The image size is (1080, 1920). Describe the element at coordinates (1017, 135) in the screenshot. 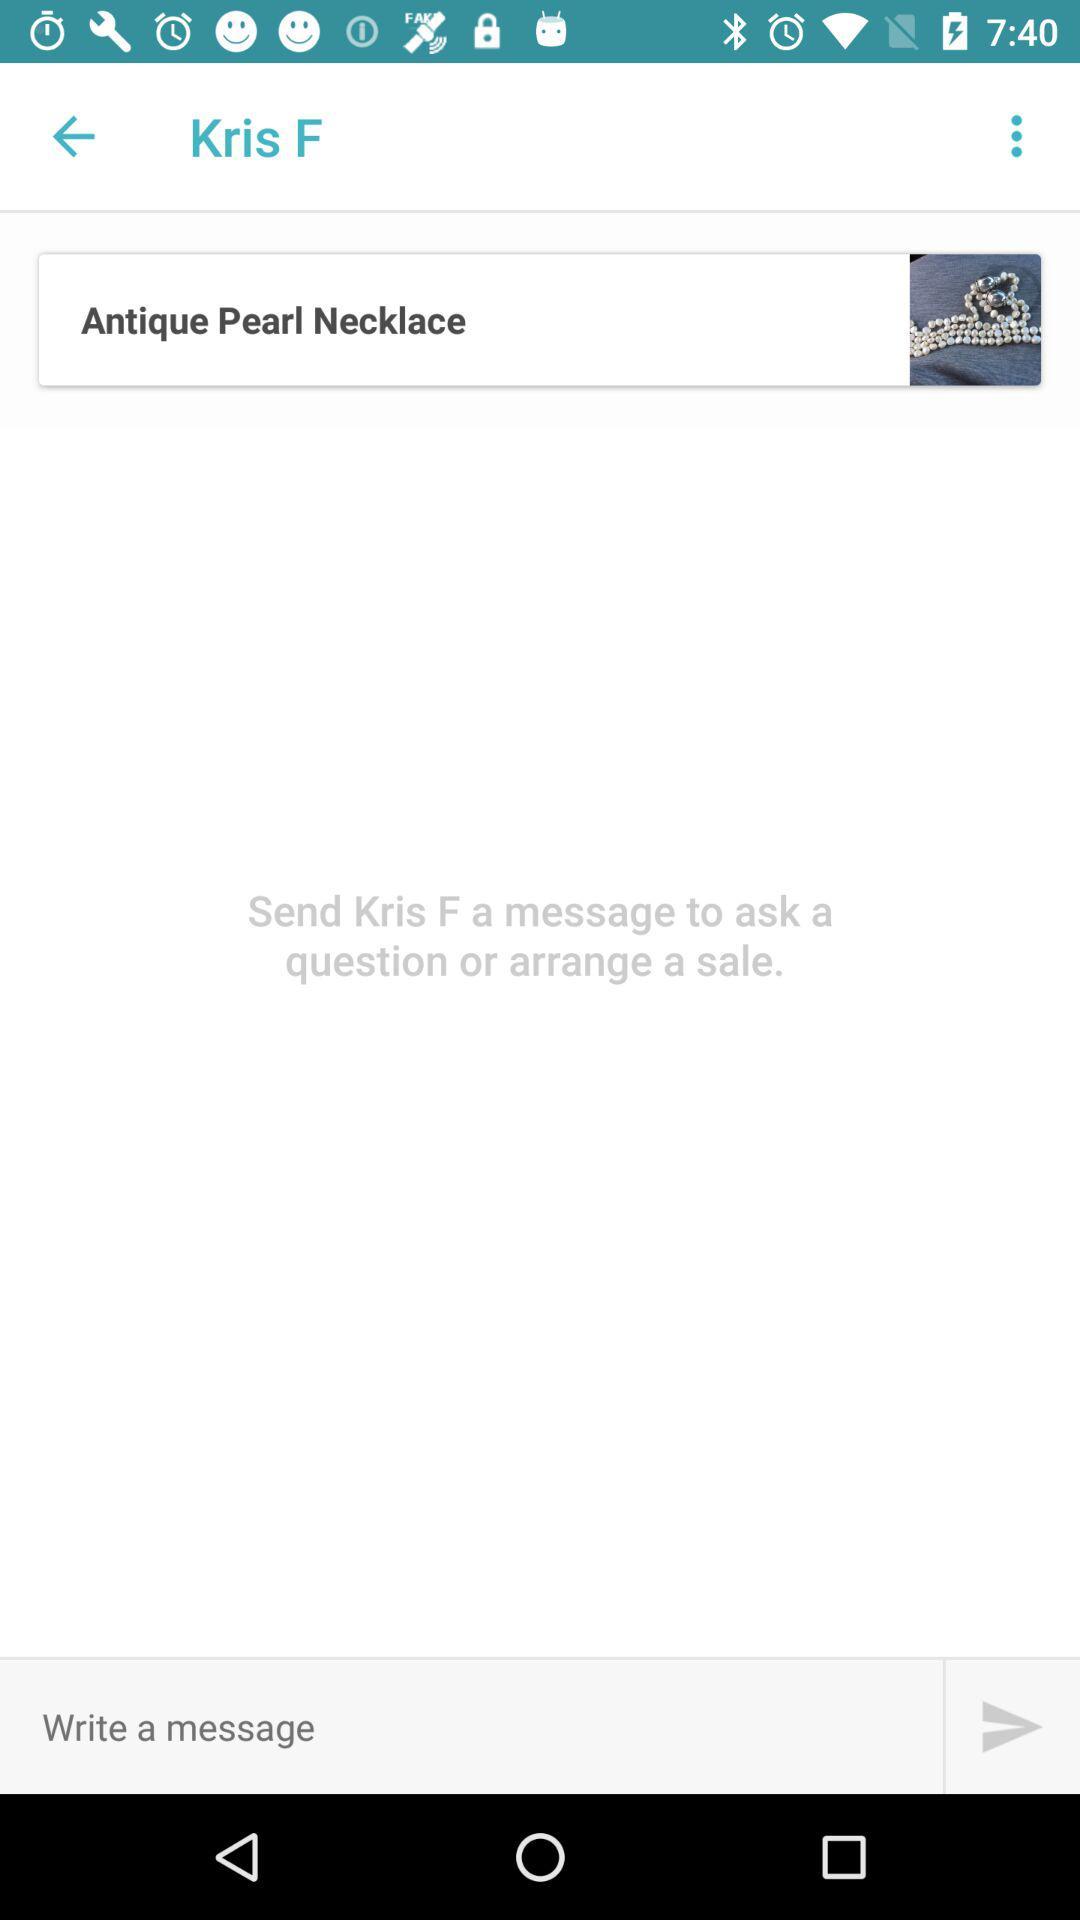

I see `it can be used to open options menu` at that location.